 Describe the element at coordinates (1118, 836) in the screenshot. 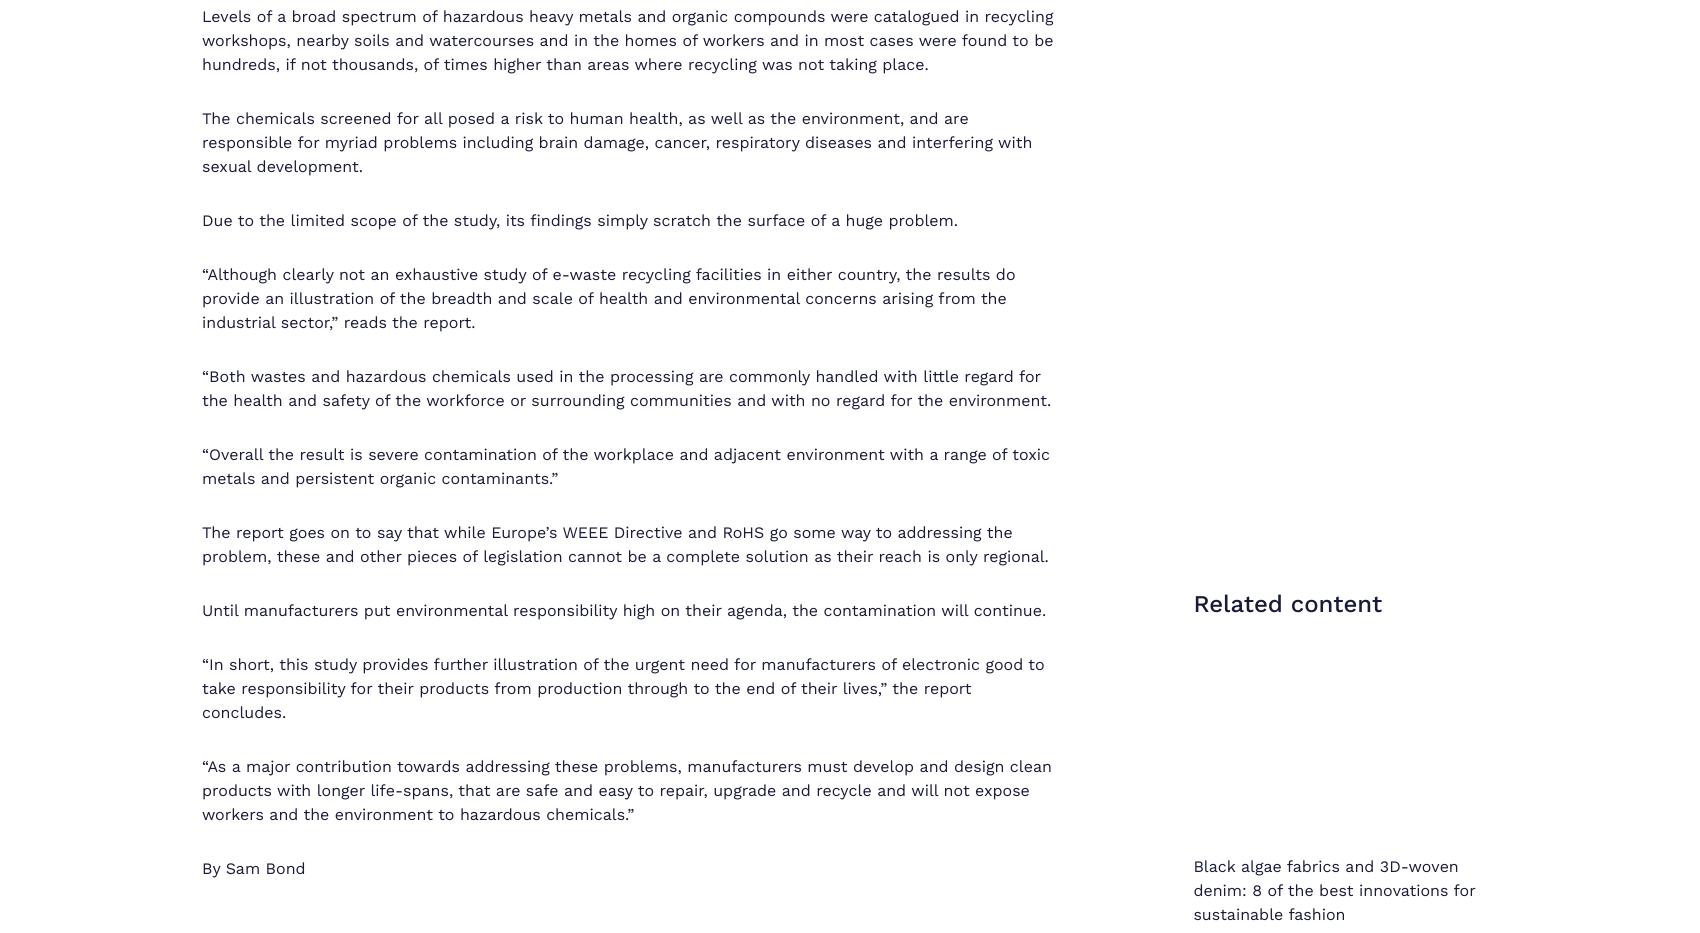

I see `'About Us'` at that location.